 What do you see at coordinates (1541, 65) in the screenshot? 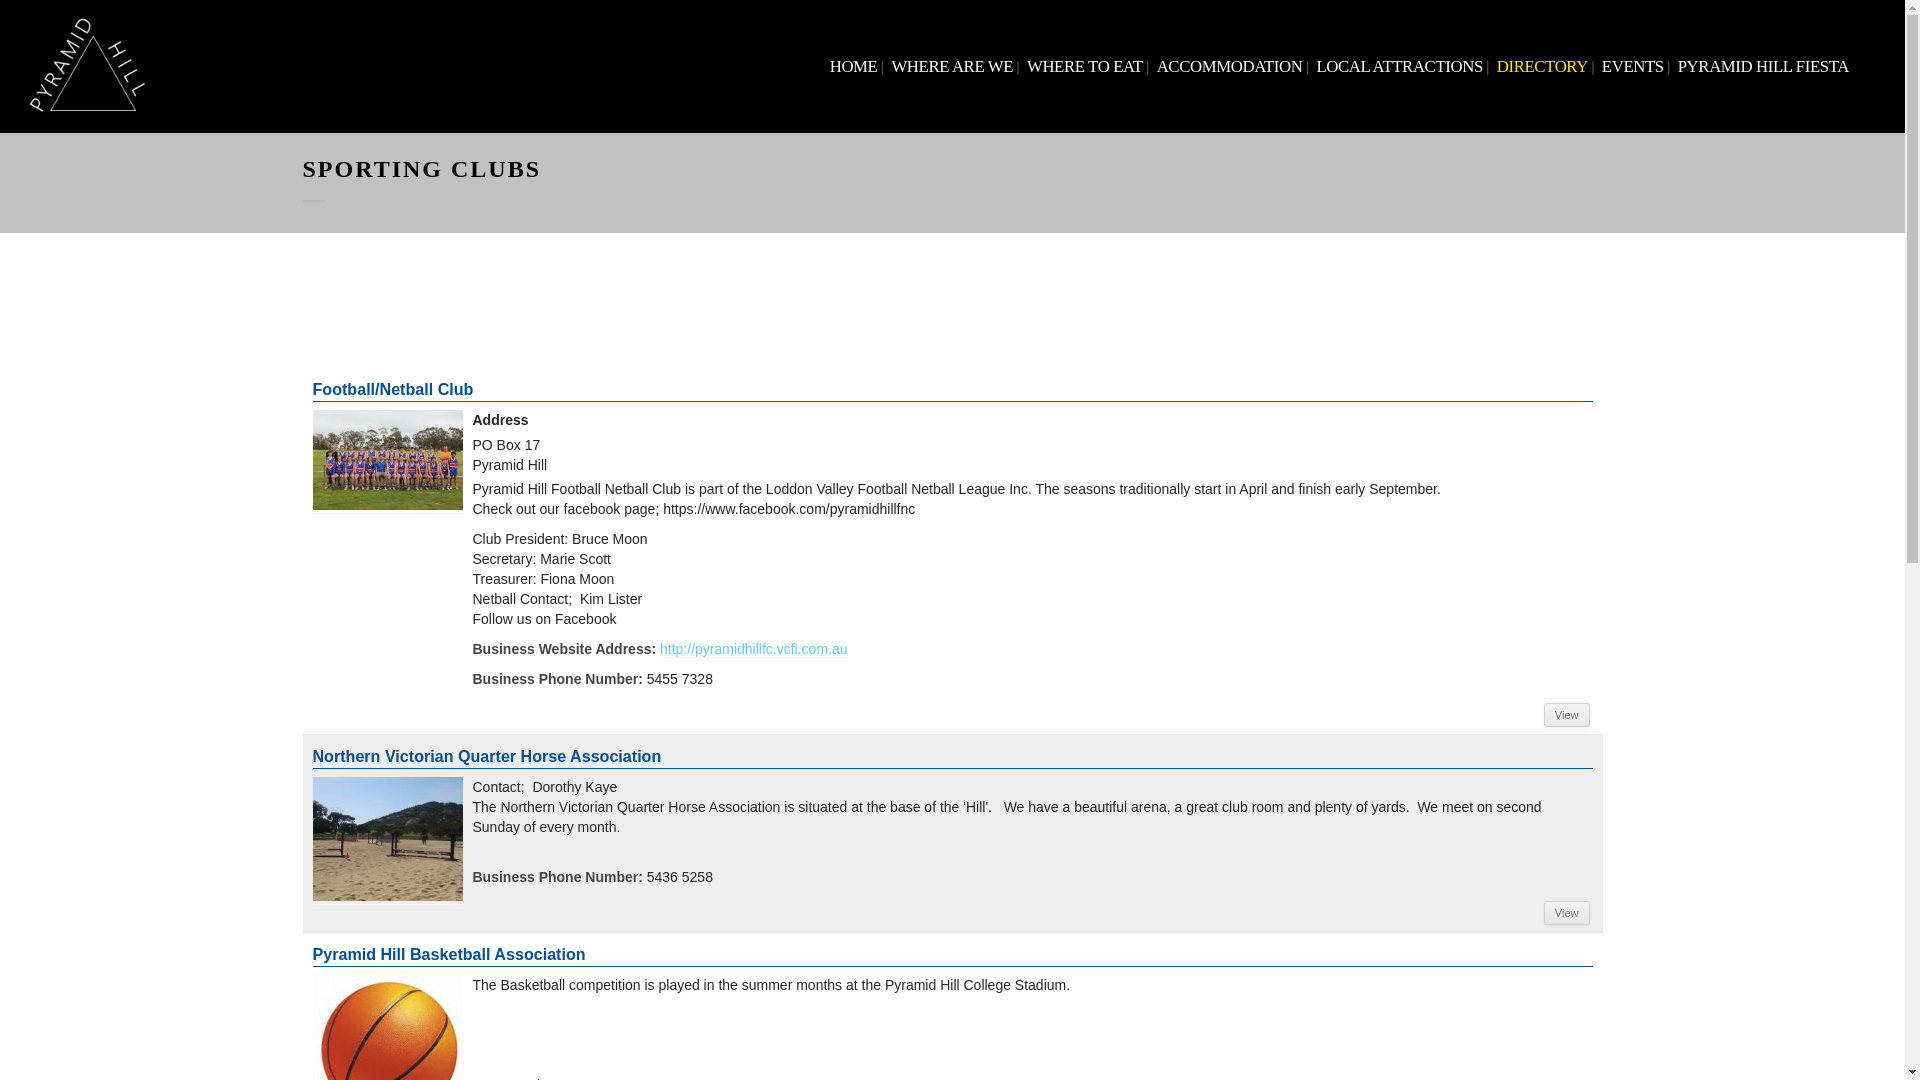
I see `'DIRECTORY'` at bounding box center [1541, 65].